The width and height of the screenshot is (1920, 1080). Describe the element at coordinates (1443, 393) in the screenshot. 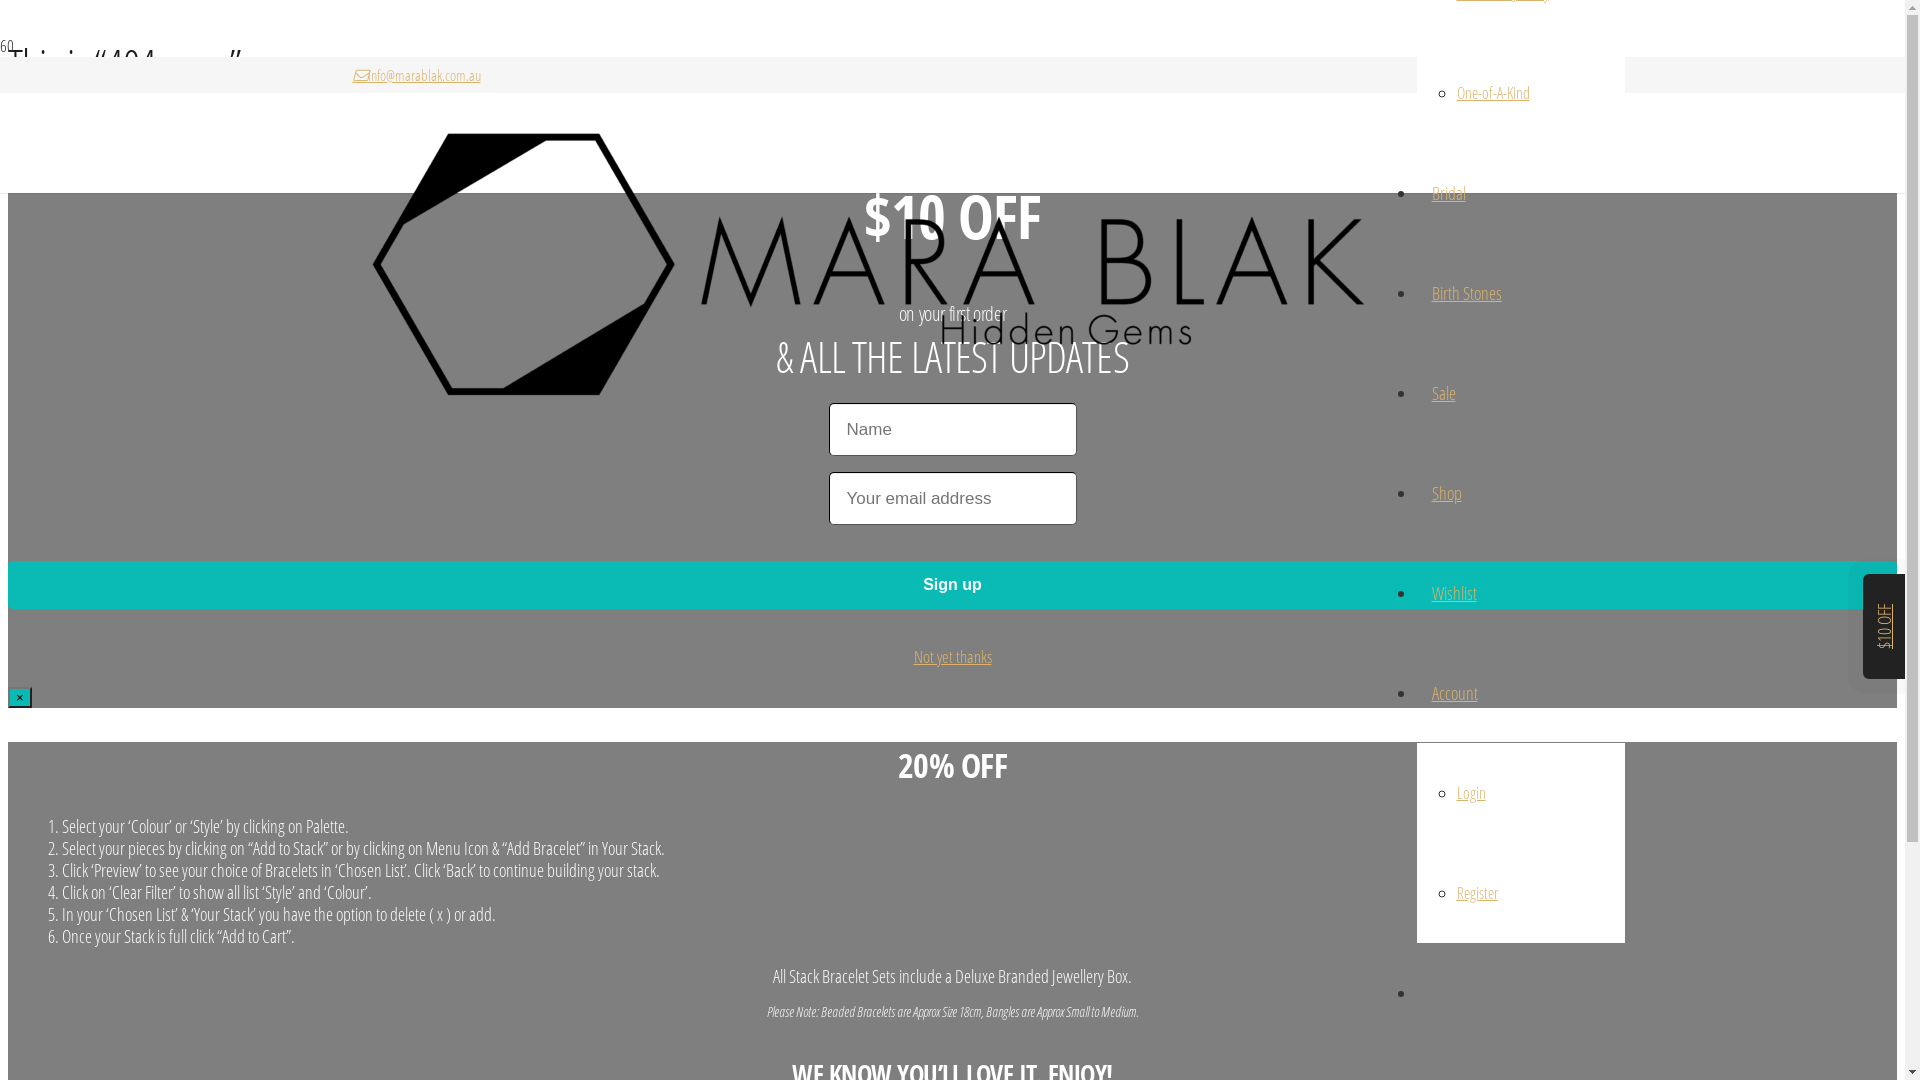

I see `'Sale'` at that location.